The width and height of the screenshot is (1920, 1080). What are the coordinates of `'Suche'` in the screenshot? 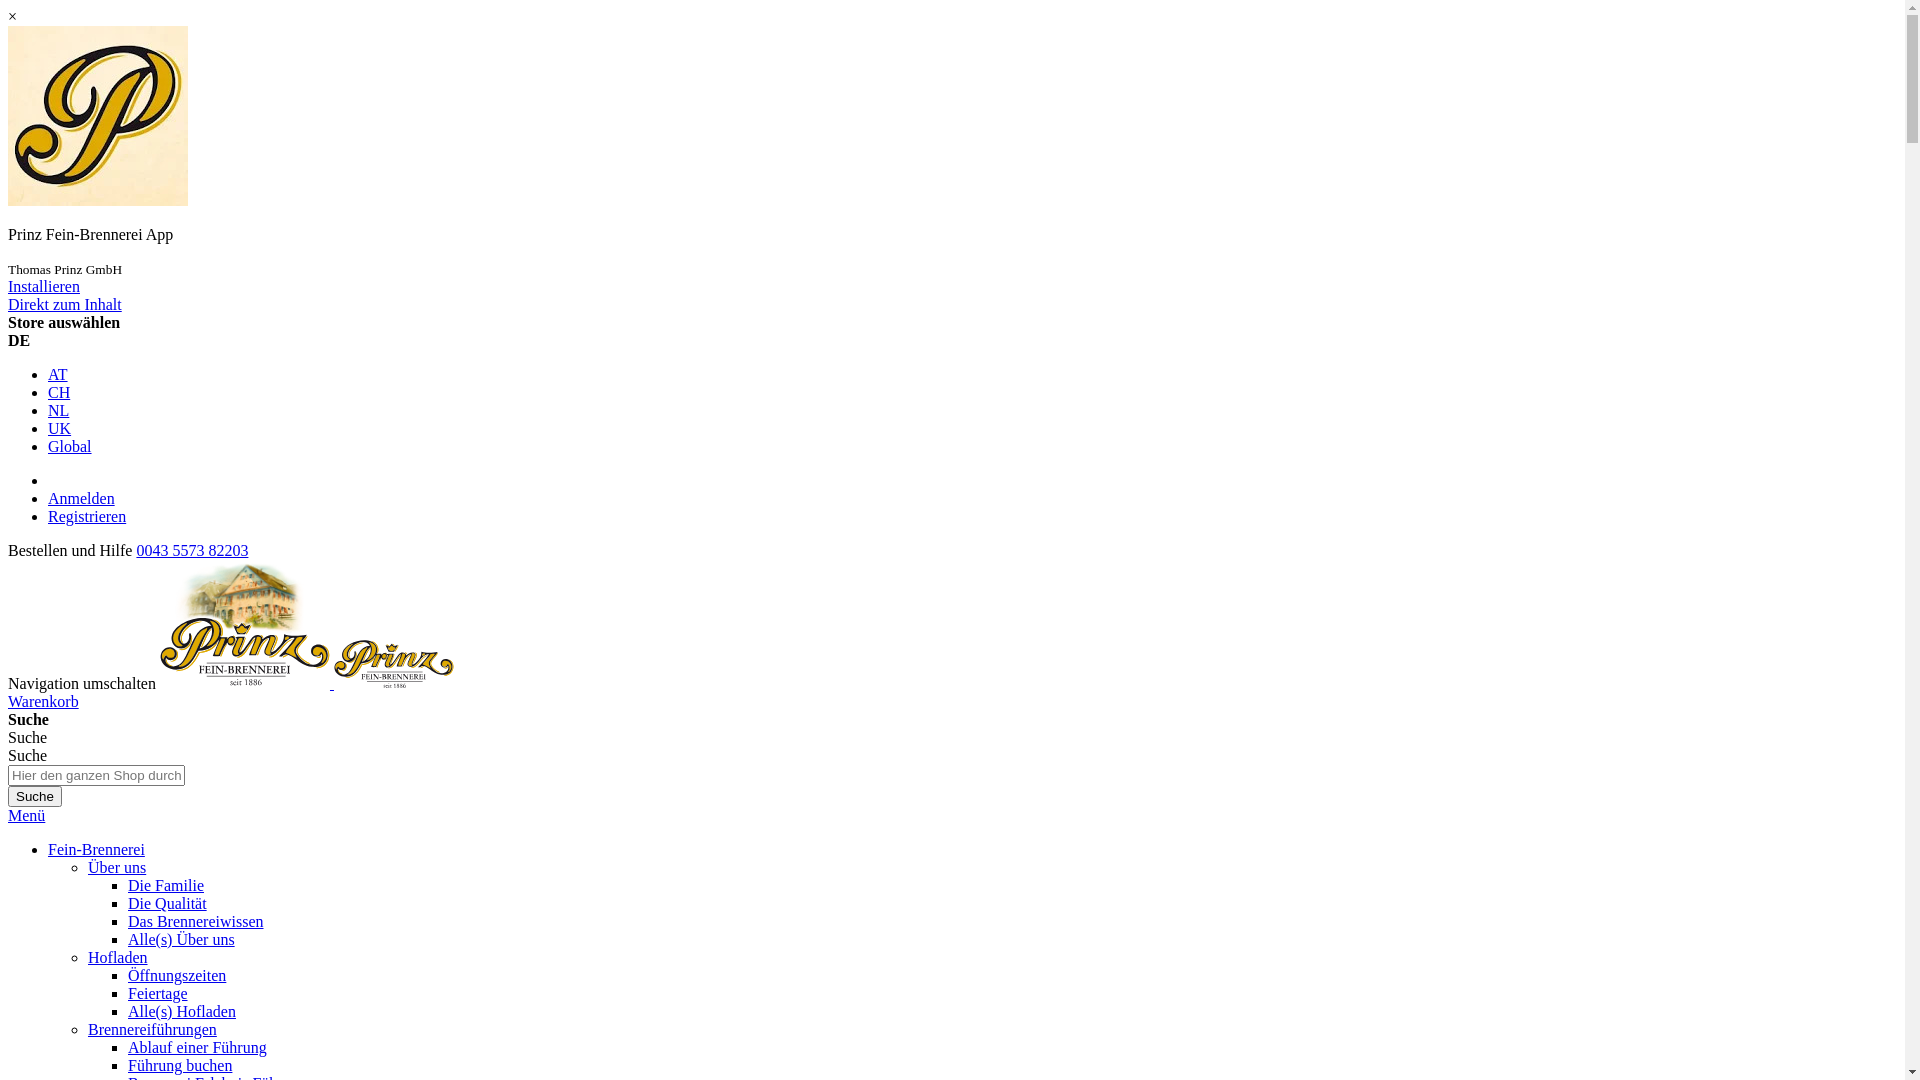 It's located at (34, 795).